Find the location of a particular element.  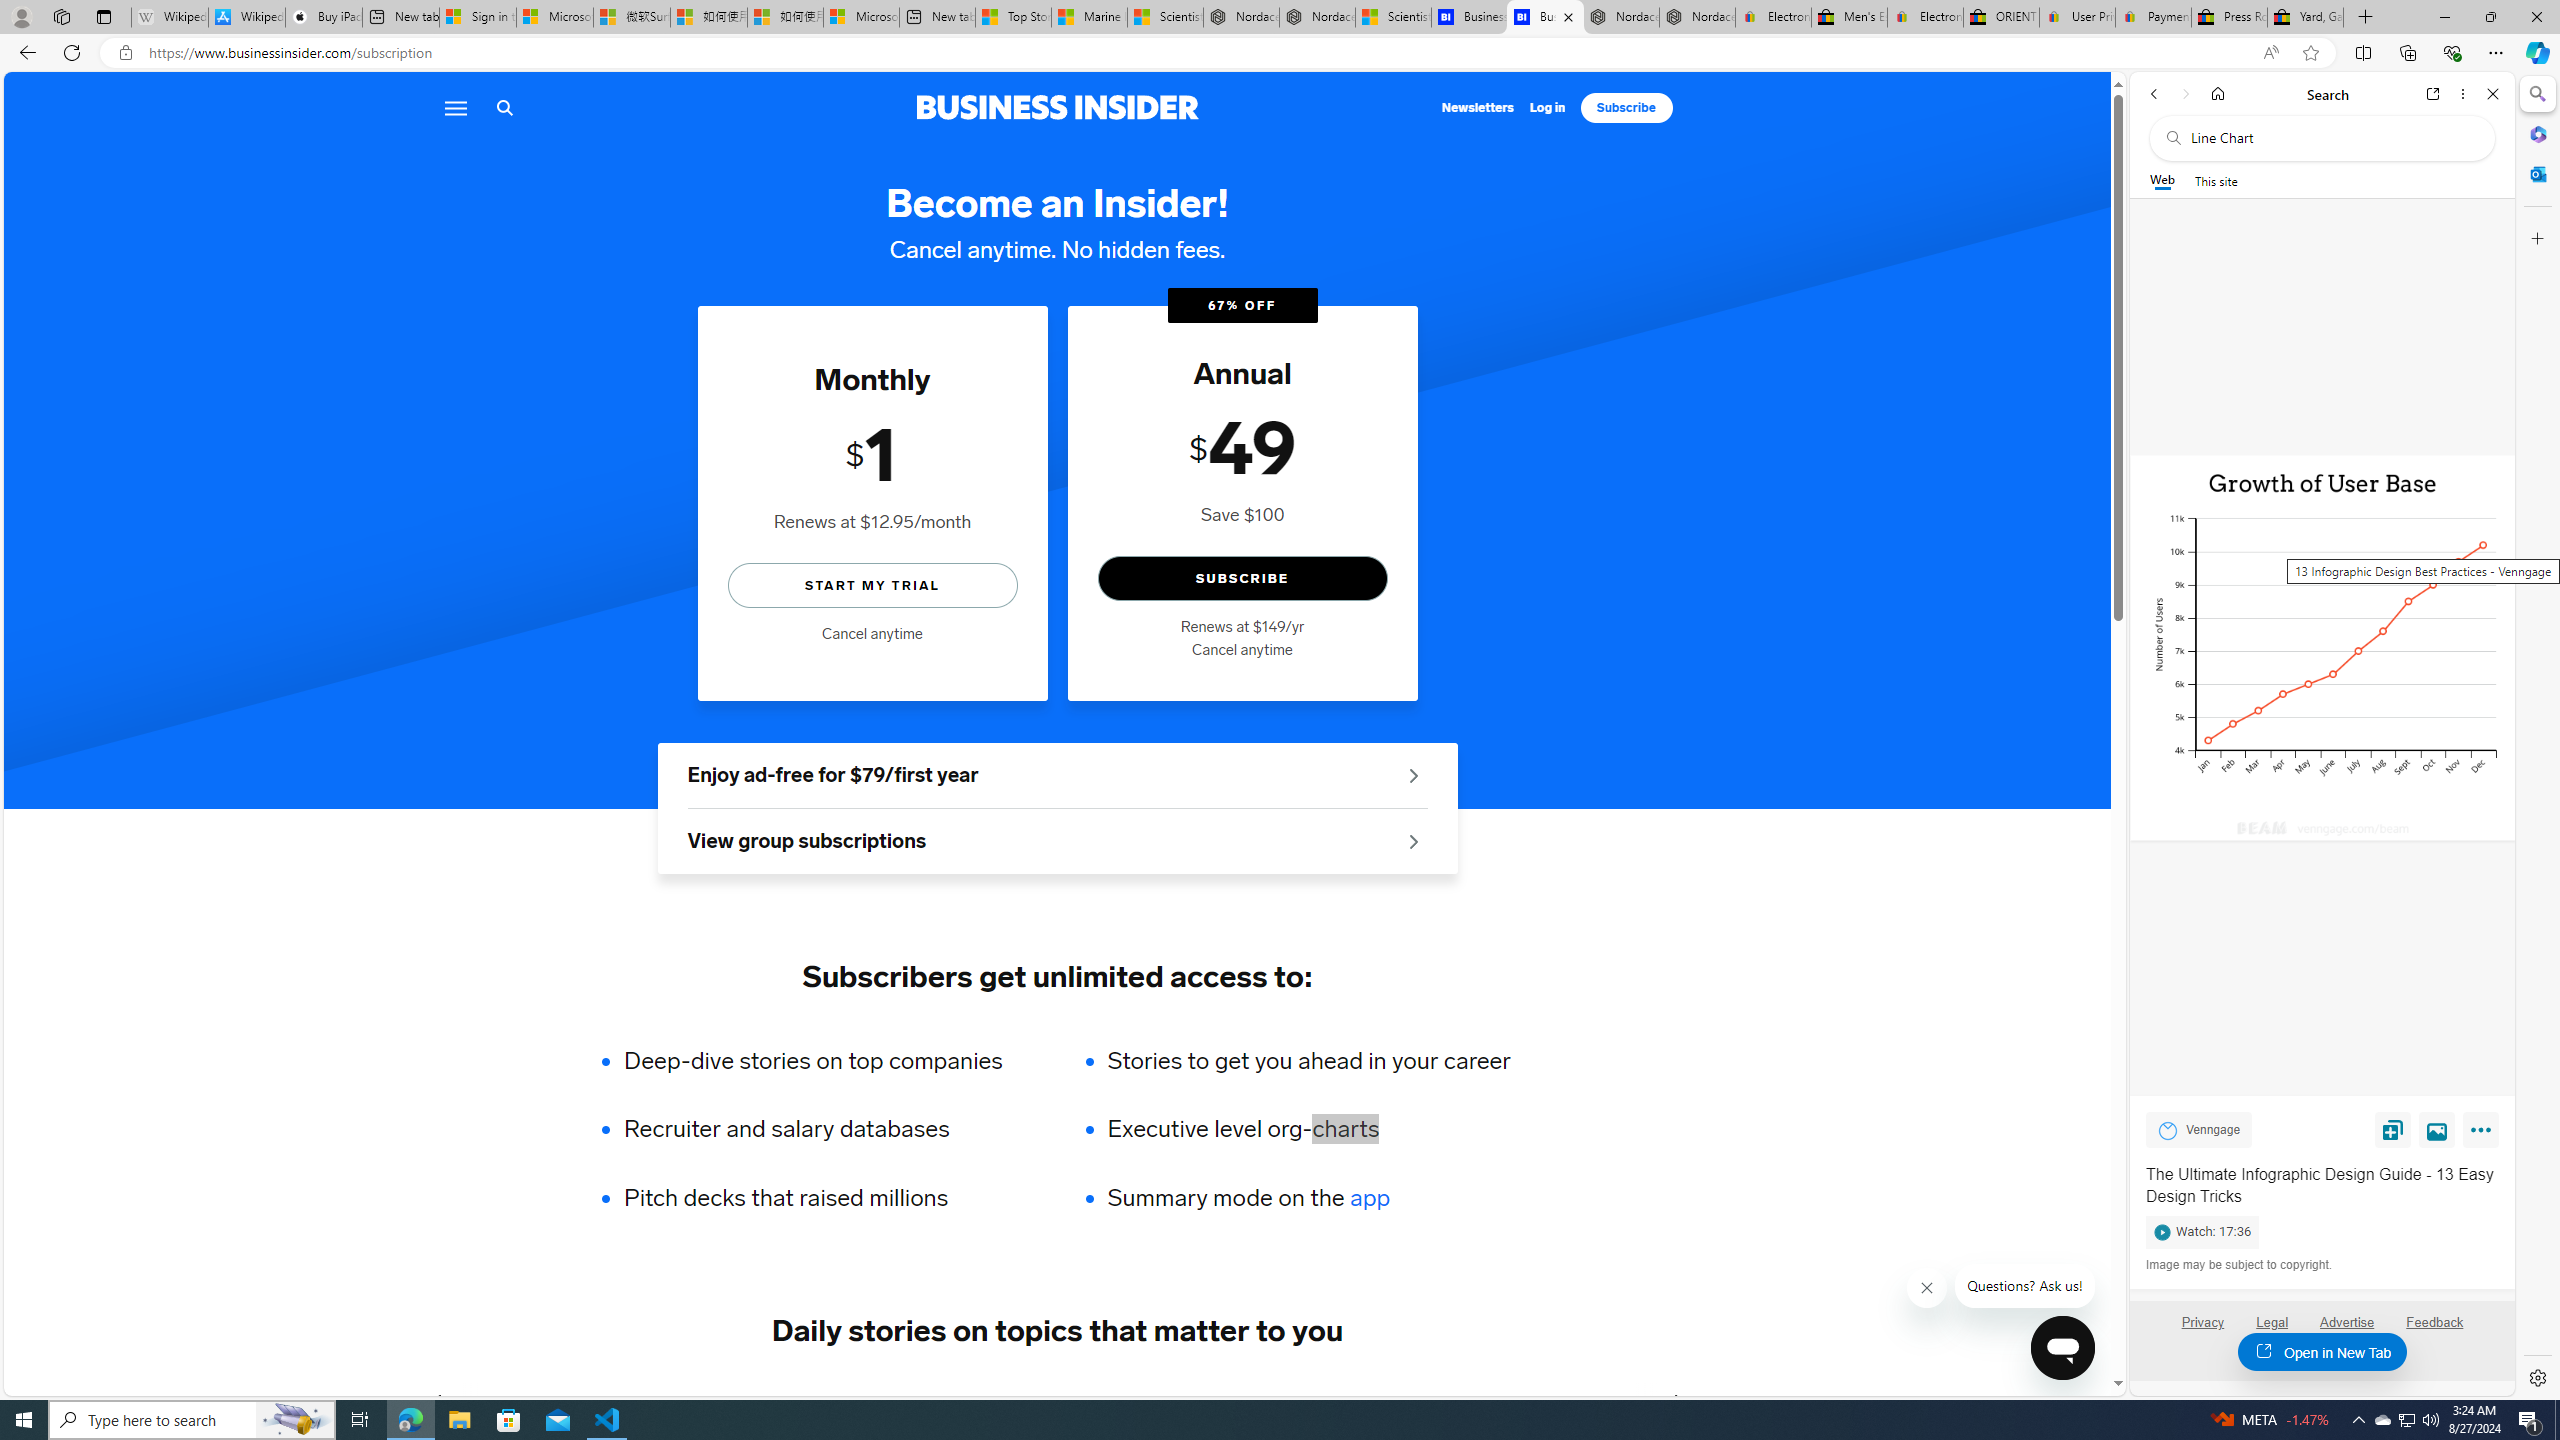

'Venngage Venngage' is located at coordinates (2198, 1129).